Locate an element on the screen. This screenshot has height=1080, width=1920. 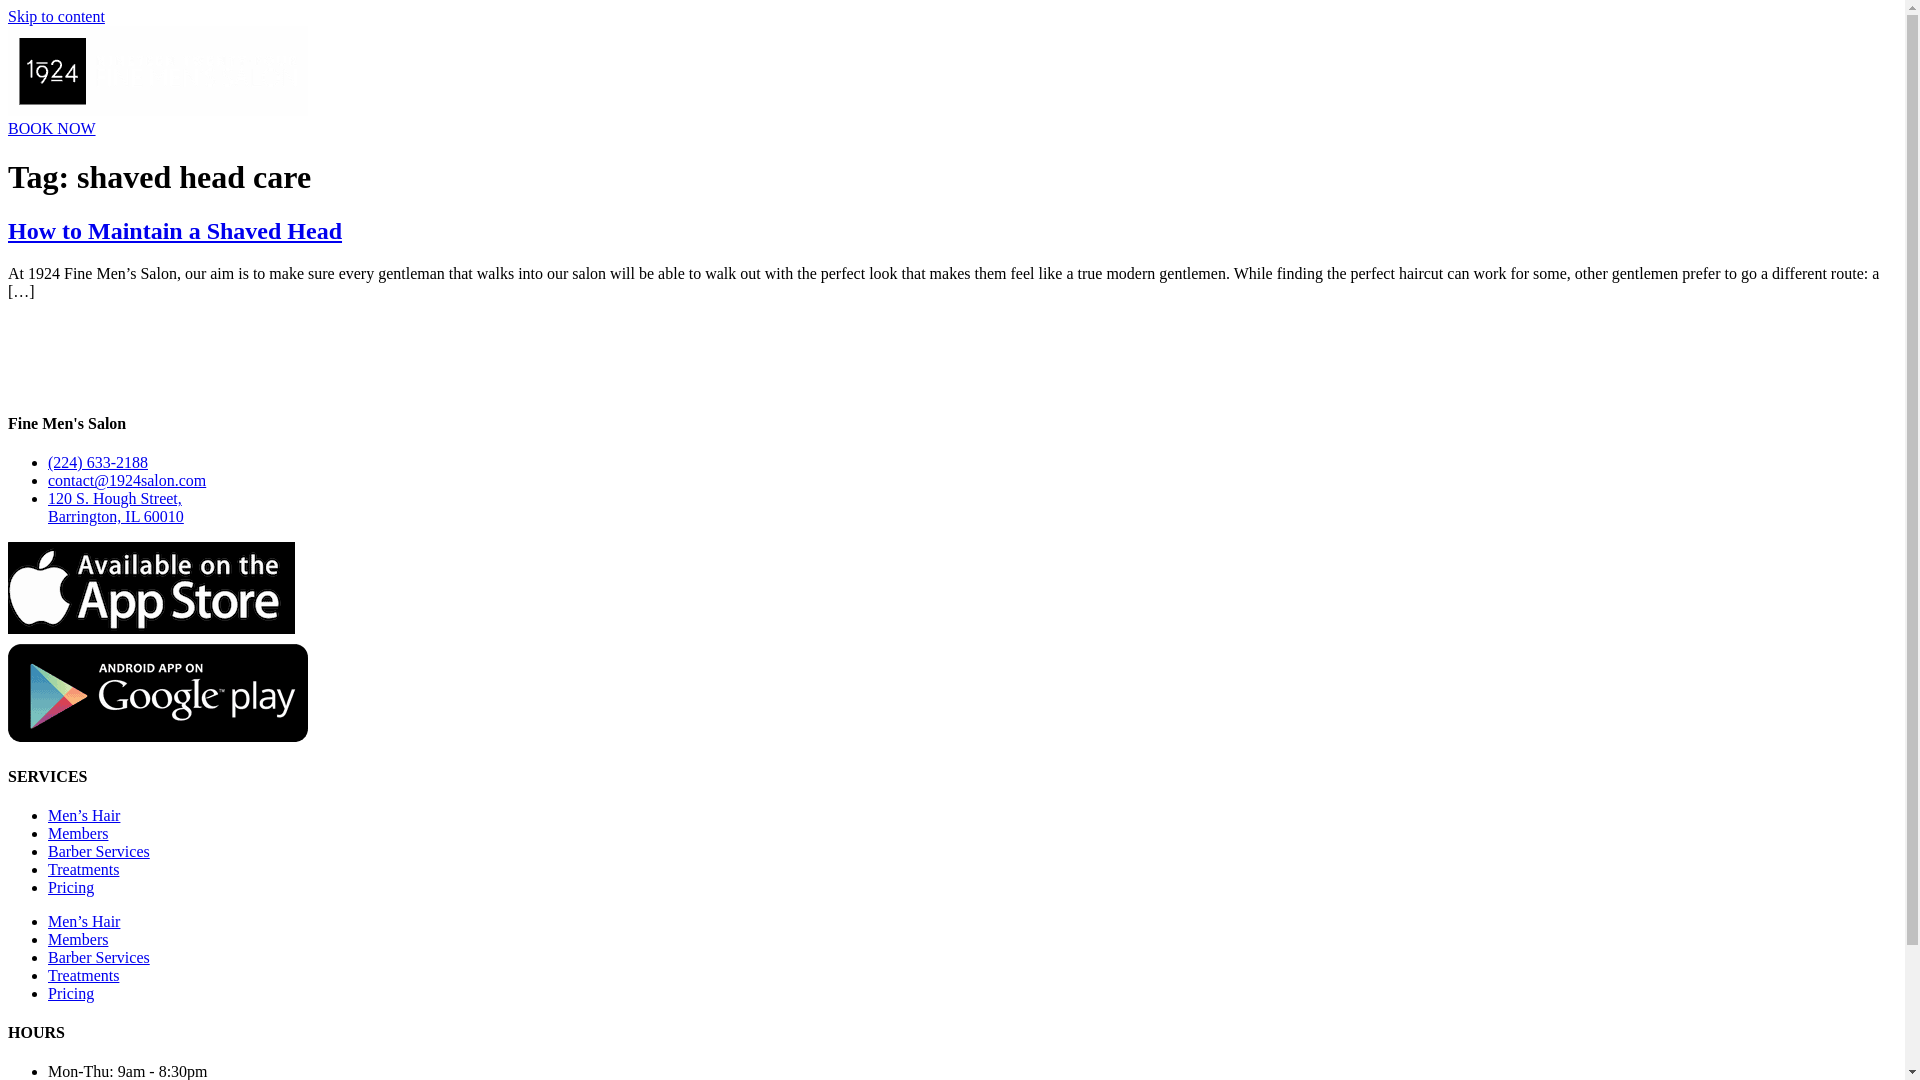
'120 S. Hough Street, is located at coordinates (114, 506).